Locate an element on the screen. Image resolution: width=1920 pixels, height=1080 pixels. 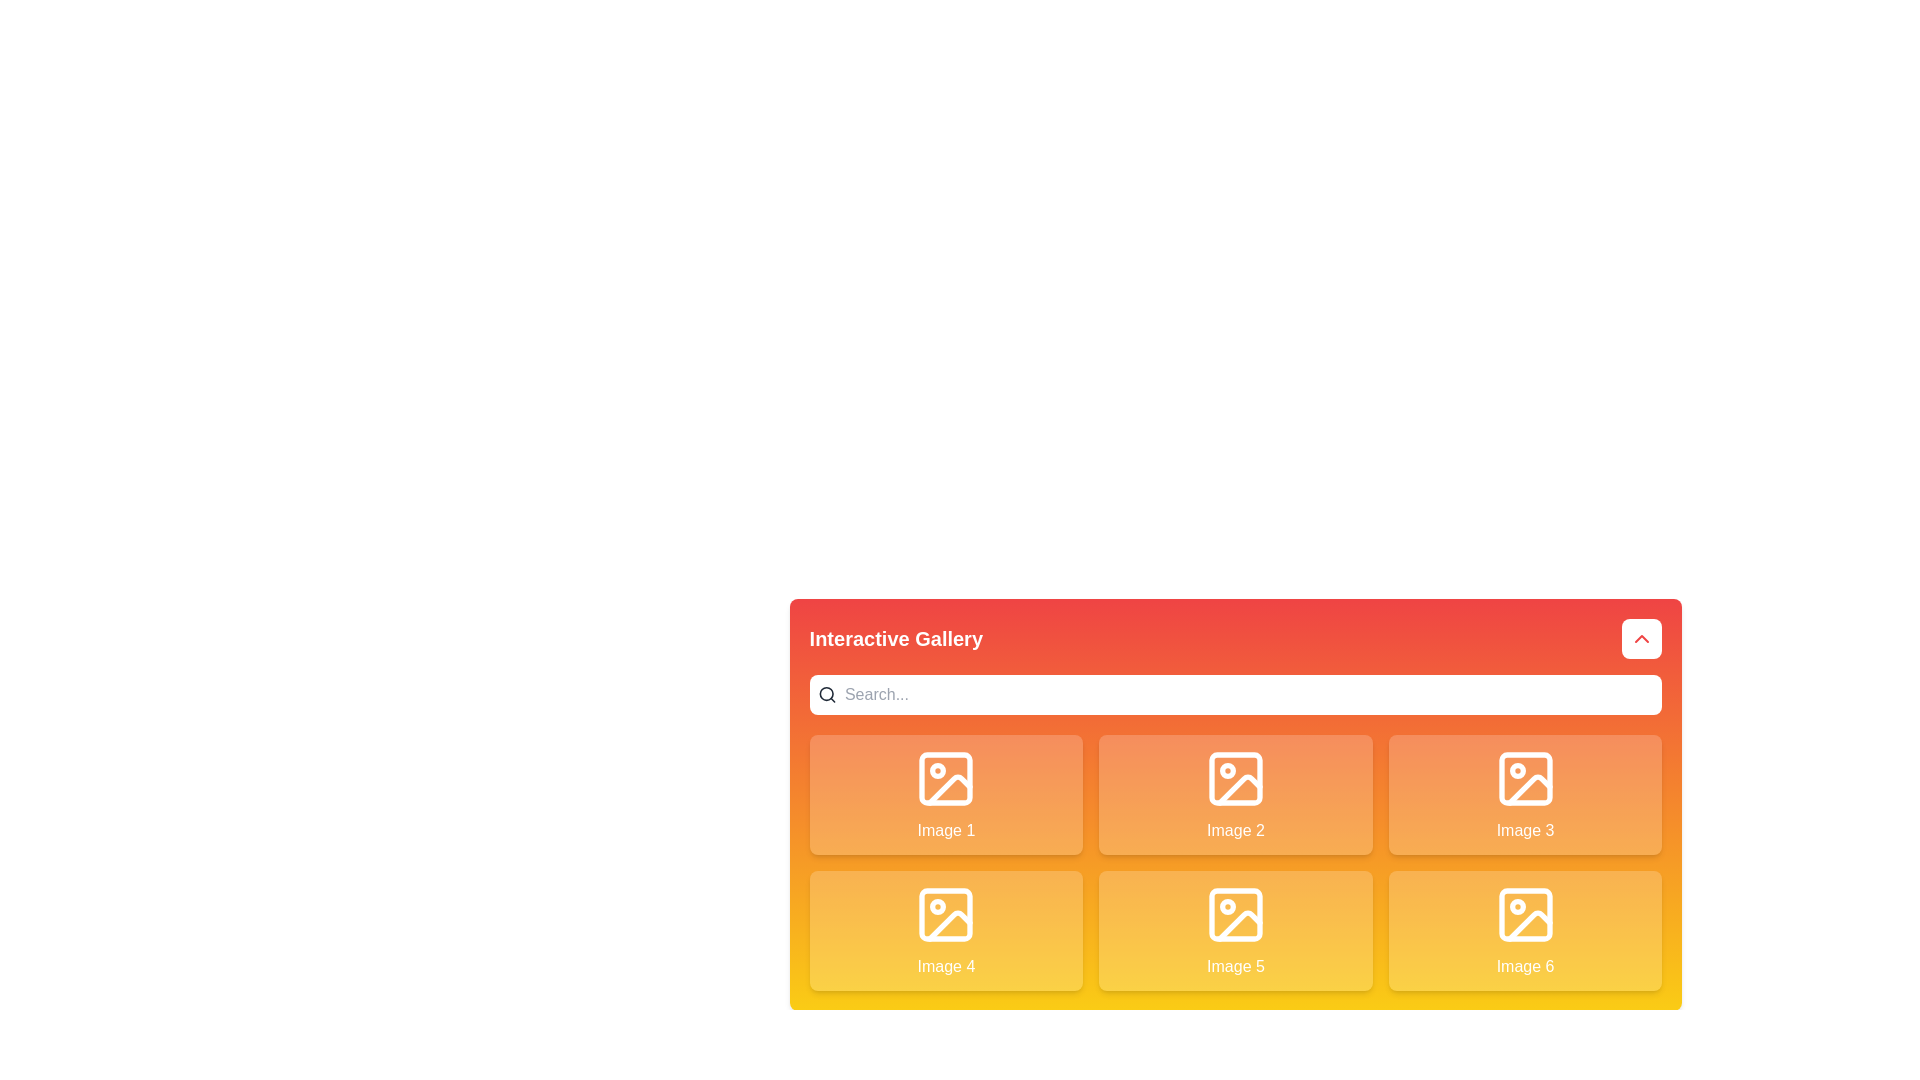
the decorative graphical component of the icon located in the fifth image slot in the grid layout, specifically at the bottom-left corner of the icon is located at coordinates (1238, 926).